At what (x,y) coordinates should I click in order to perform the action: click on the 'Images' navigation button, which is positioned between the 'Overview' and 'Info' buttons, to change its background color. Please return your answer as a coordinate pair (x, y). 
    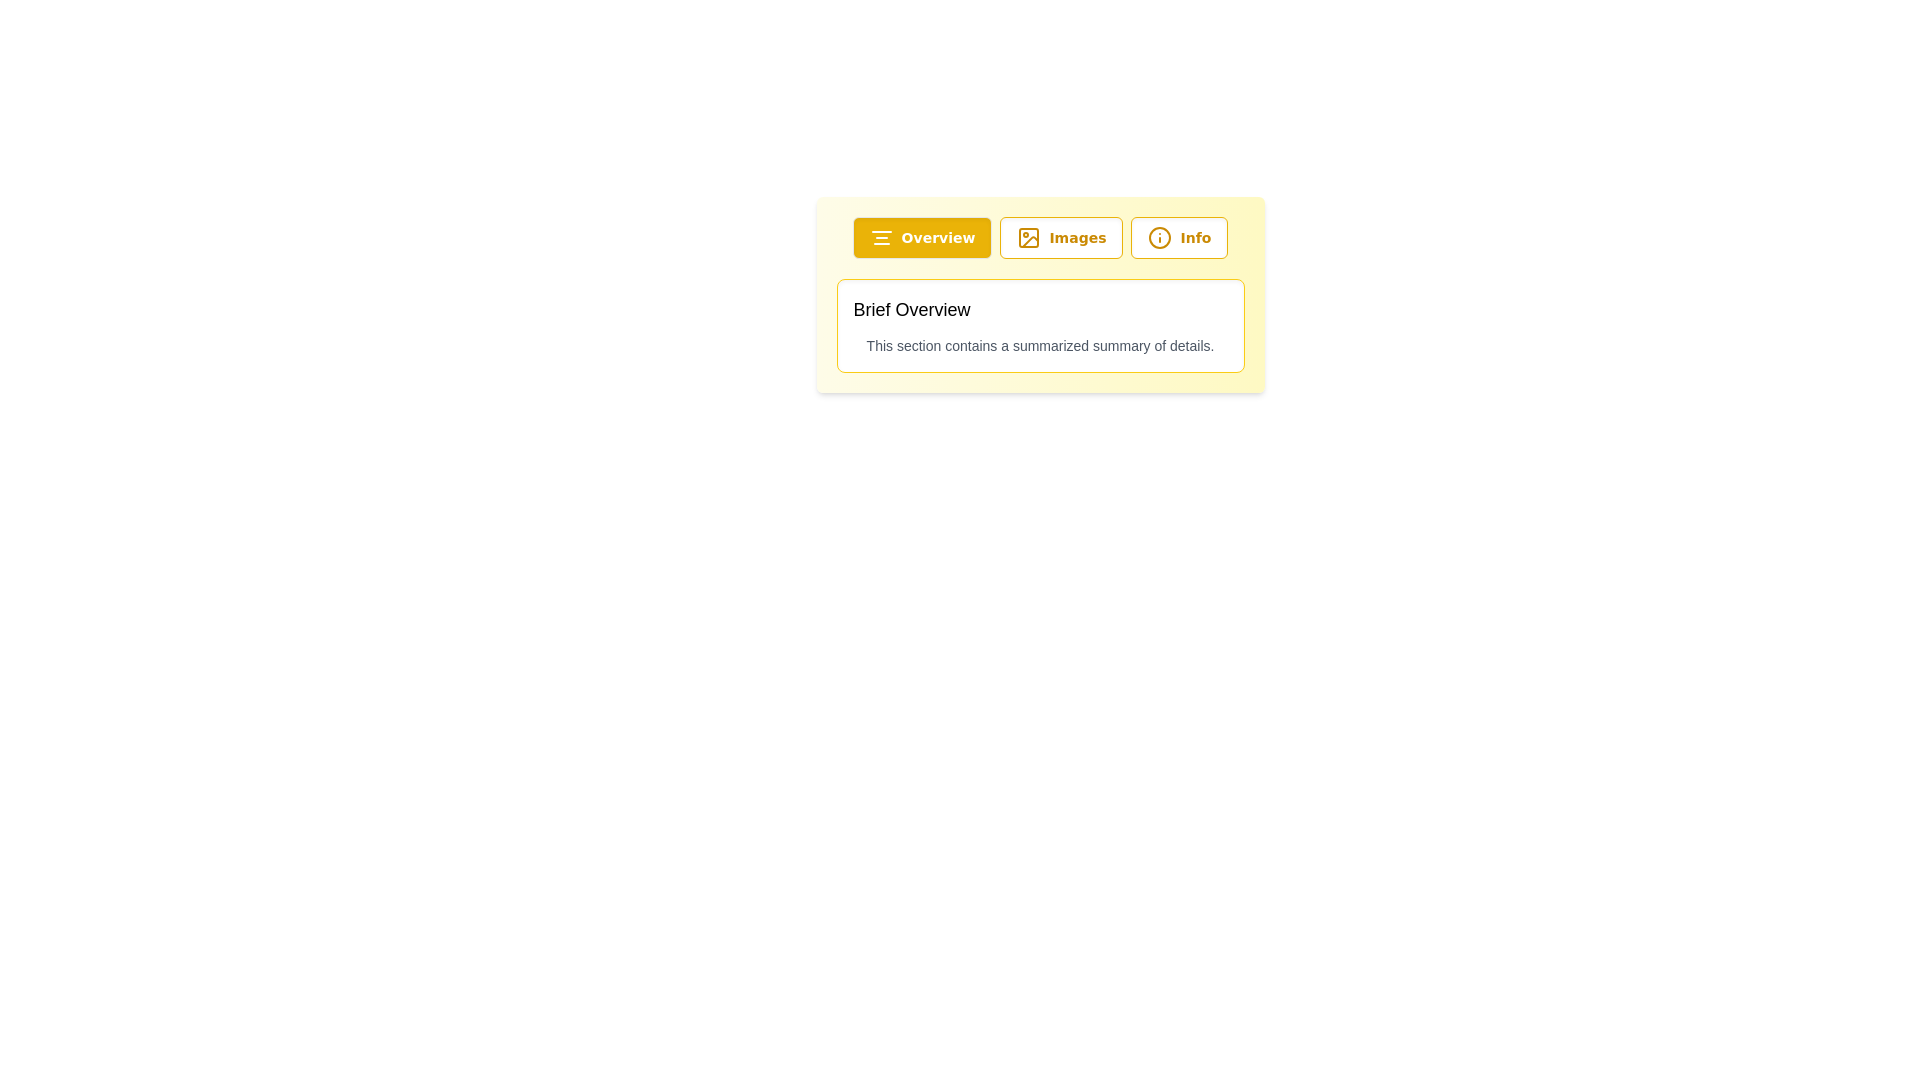
    Looking at the image, I should click on (1060, 237).